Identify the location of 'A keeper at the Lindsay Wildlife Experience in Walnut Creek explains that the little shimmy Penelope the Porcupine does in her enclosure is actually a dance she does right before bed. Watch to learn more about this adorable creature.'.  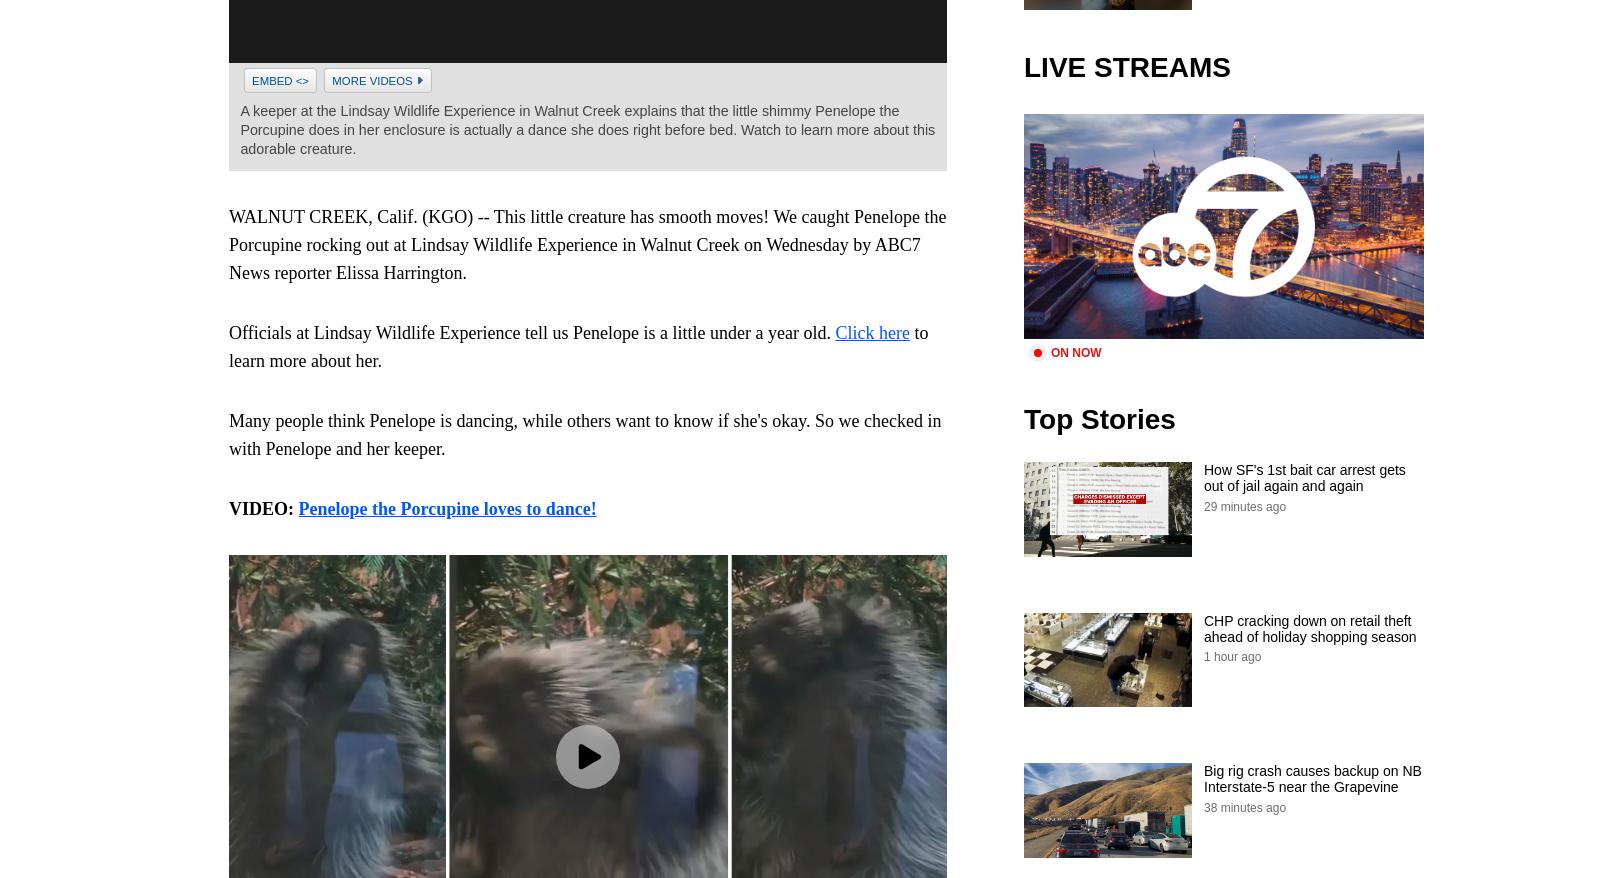
(586, 128).